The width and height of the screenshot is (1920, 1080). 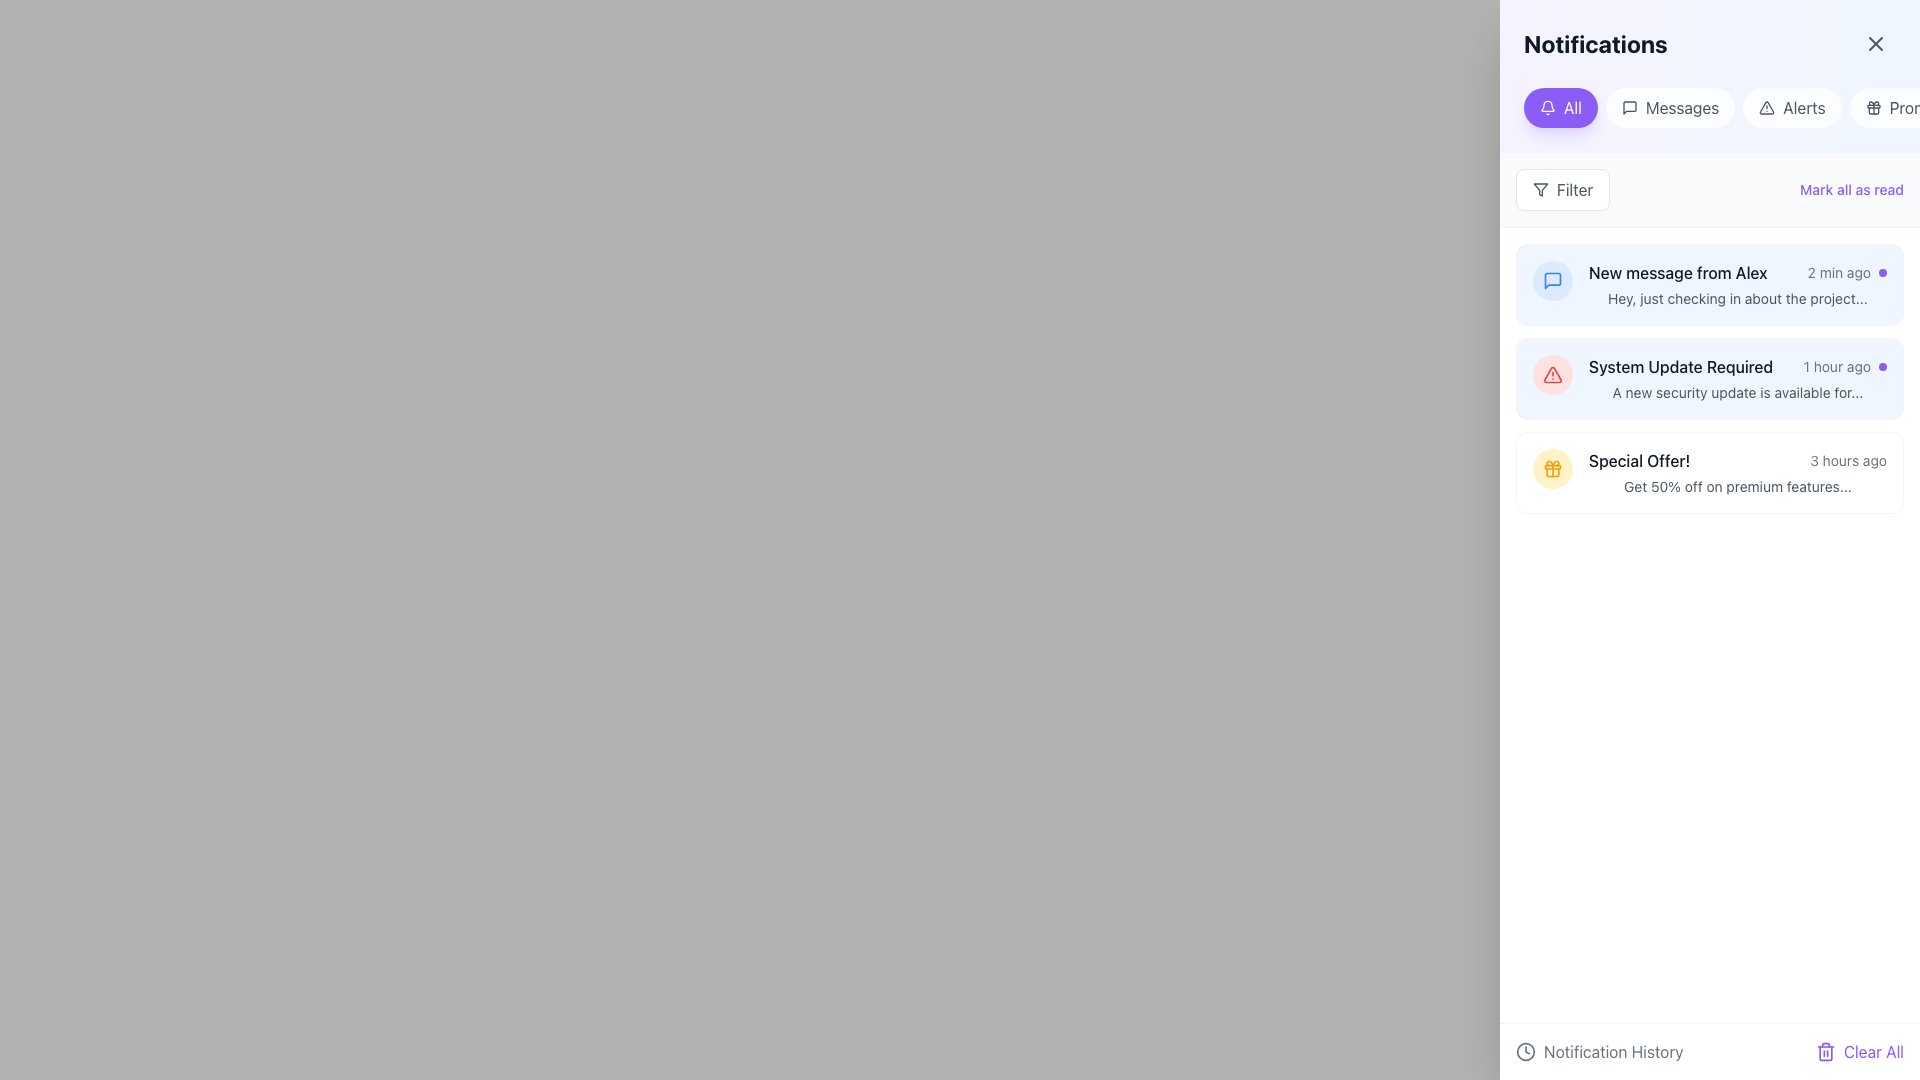 I want to click on the archive icon within the group of interactive buttons located on the right side of the 'Special Offer!' notification card, so click(x=1830, y=473).